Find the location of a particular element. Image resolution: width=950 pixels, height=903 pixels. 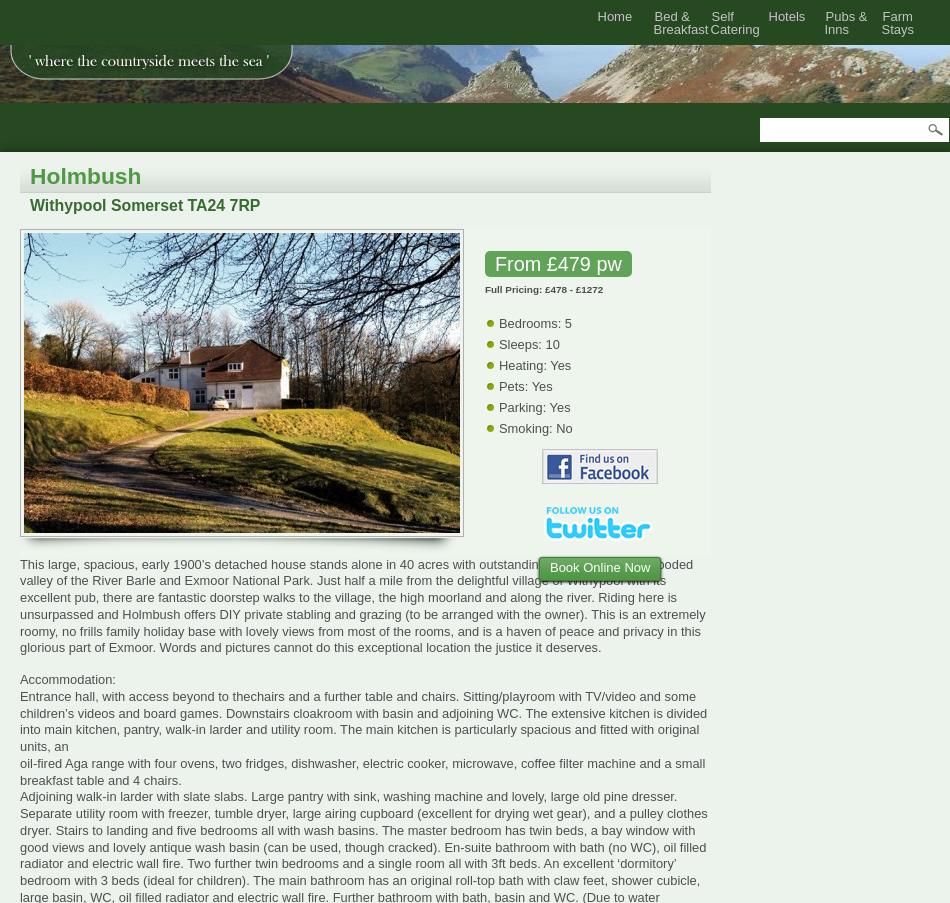

'From 	£479 pw' is located at coordinates (558, 263).